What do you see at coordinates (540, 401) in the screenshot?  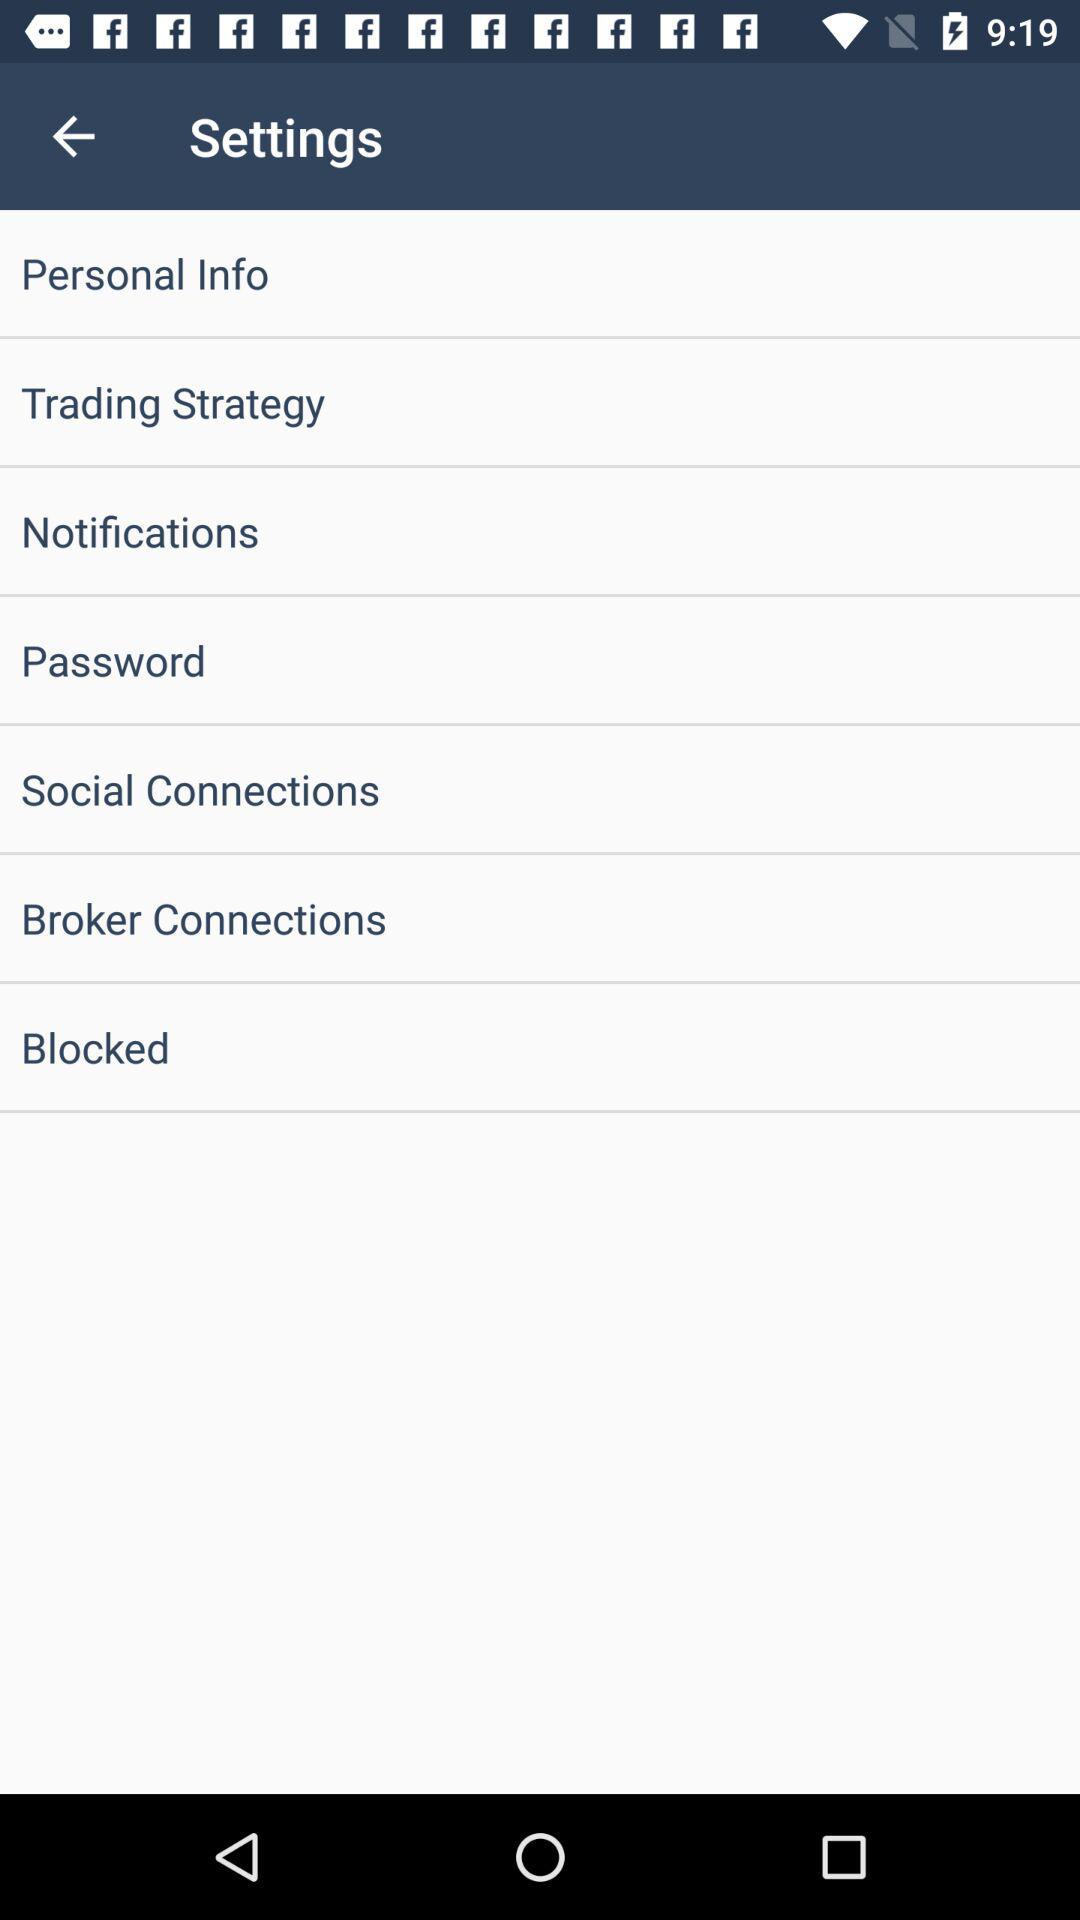 I see `the icon below personal info item` at bounding box center [540, 401].